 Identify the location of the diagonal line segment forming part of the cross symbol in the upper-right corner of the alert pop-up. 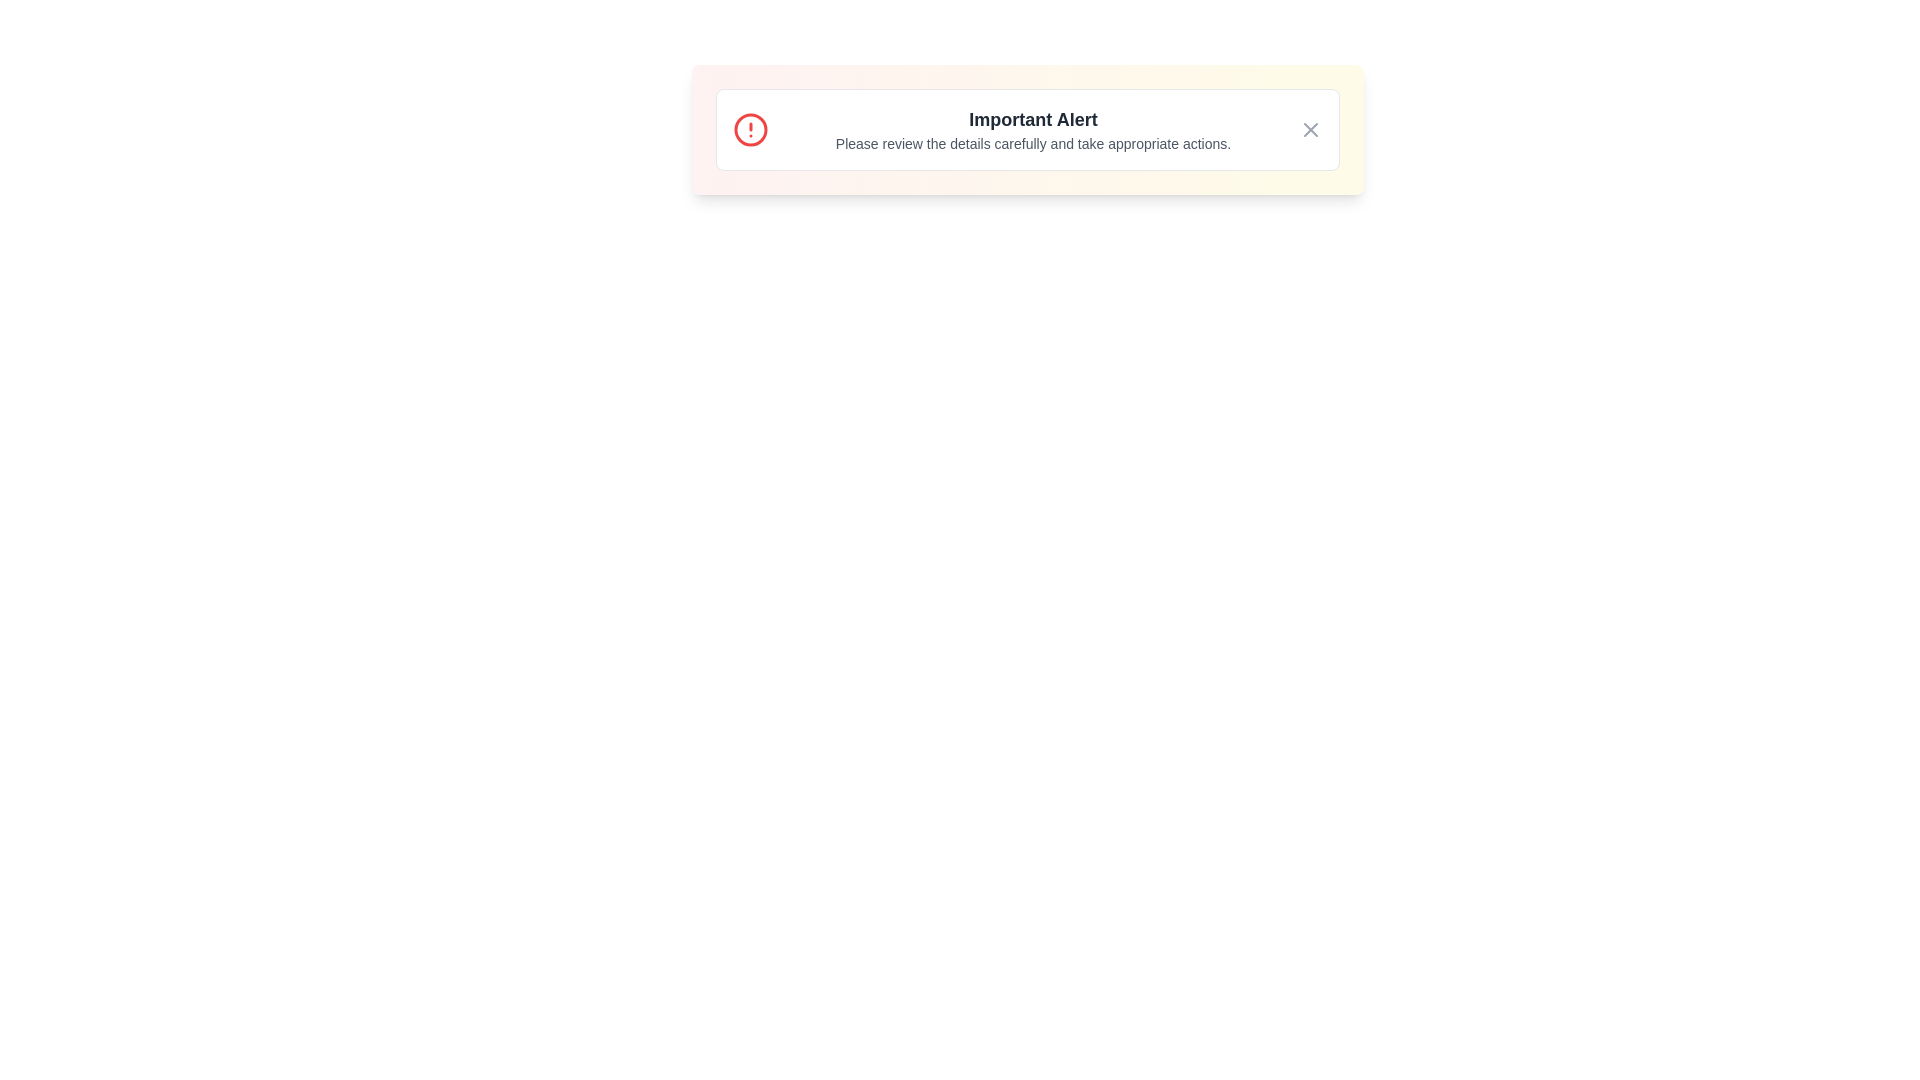
(1310, 130).